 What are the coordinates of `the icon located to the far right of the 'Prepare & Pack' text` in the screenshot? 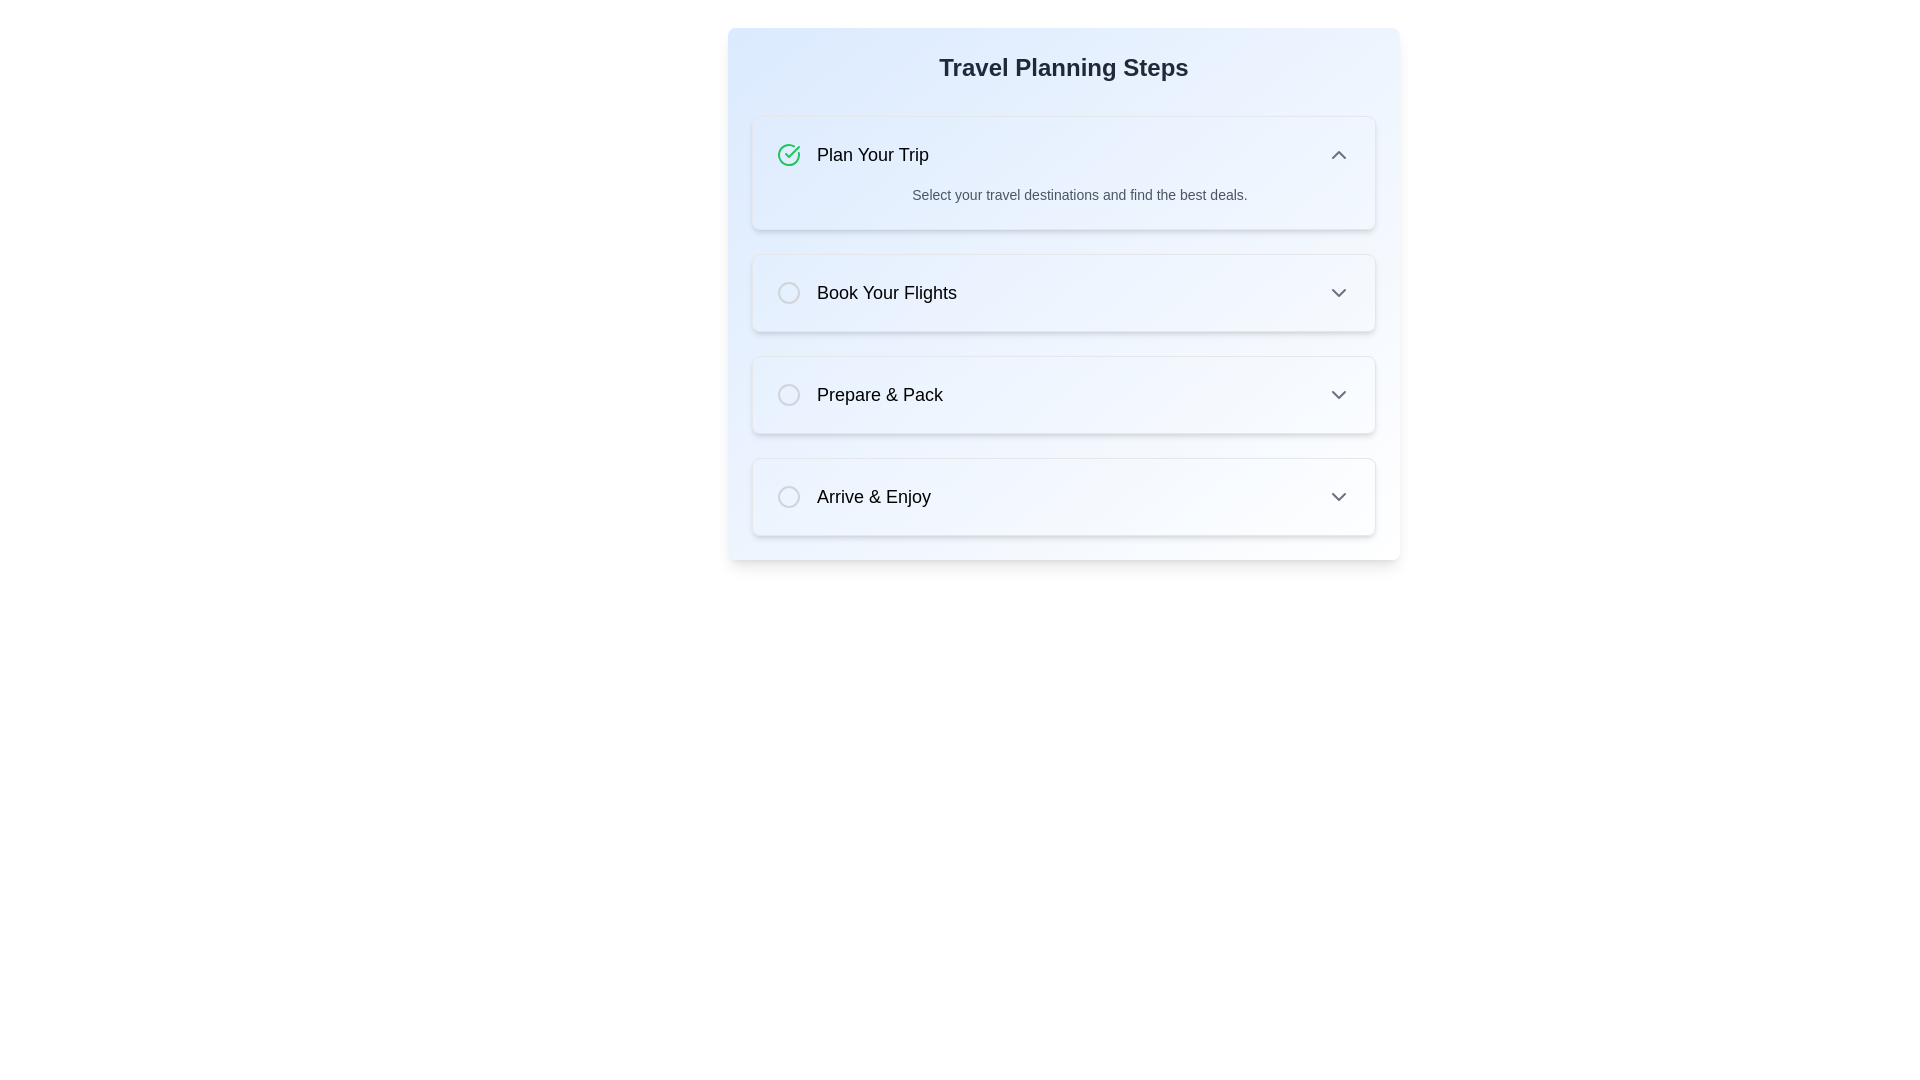 It's located at (1339, 394).